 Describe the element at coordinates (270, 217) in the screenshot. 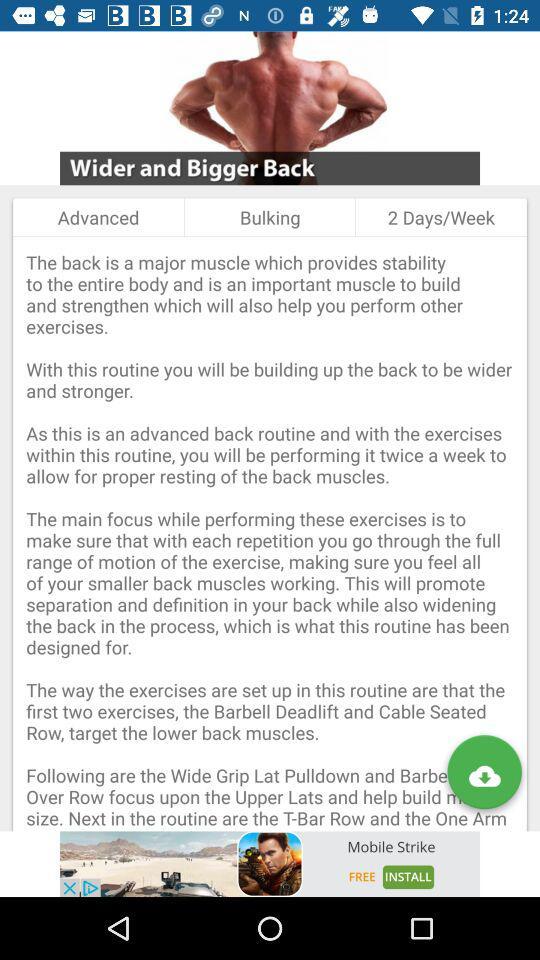

I see `icon next to 2 days/week` at that location.